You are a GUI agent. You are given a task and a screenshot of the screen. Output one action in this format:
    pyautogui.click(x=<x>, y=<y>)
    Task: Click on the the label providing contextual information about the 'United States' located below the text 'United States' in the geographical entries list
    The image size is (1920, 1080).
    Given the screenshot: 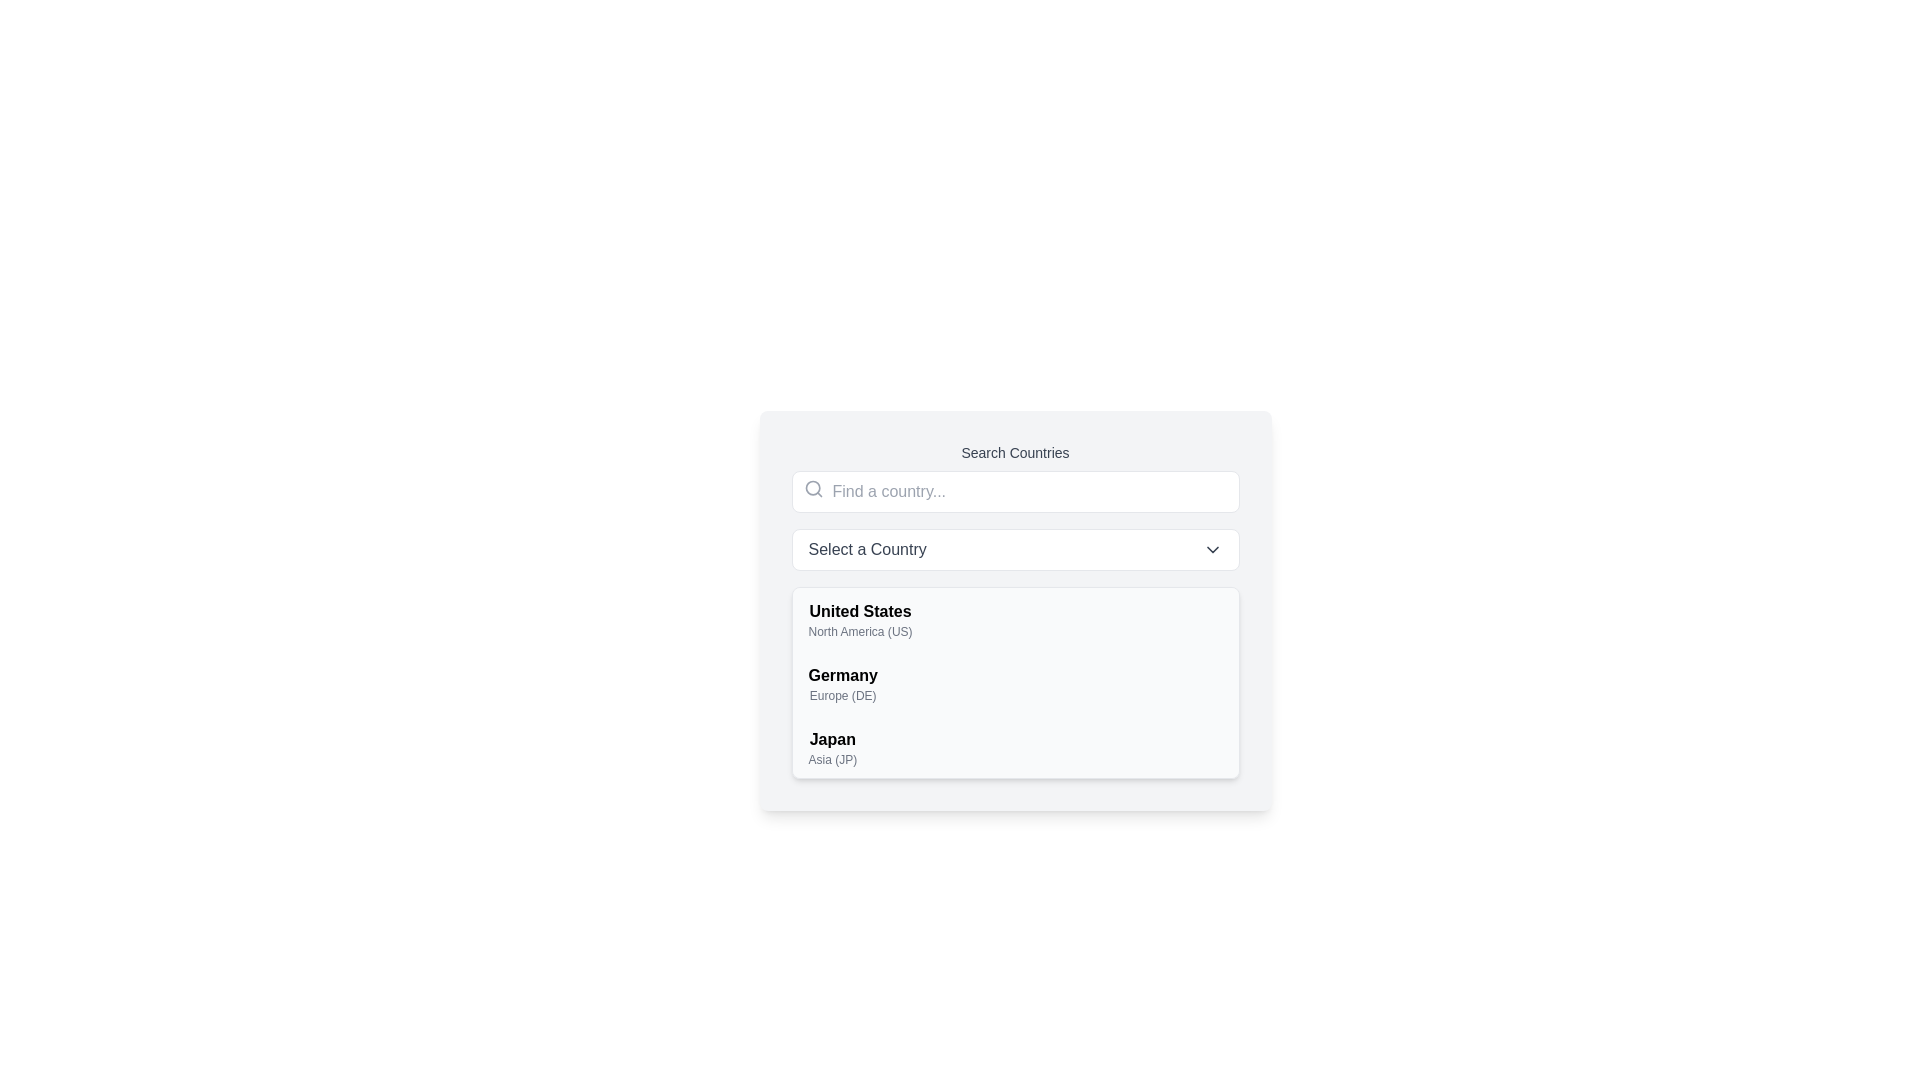 What is the action you would take?
    pyautogui.click(x=860, y=632)
    